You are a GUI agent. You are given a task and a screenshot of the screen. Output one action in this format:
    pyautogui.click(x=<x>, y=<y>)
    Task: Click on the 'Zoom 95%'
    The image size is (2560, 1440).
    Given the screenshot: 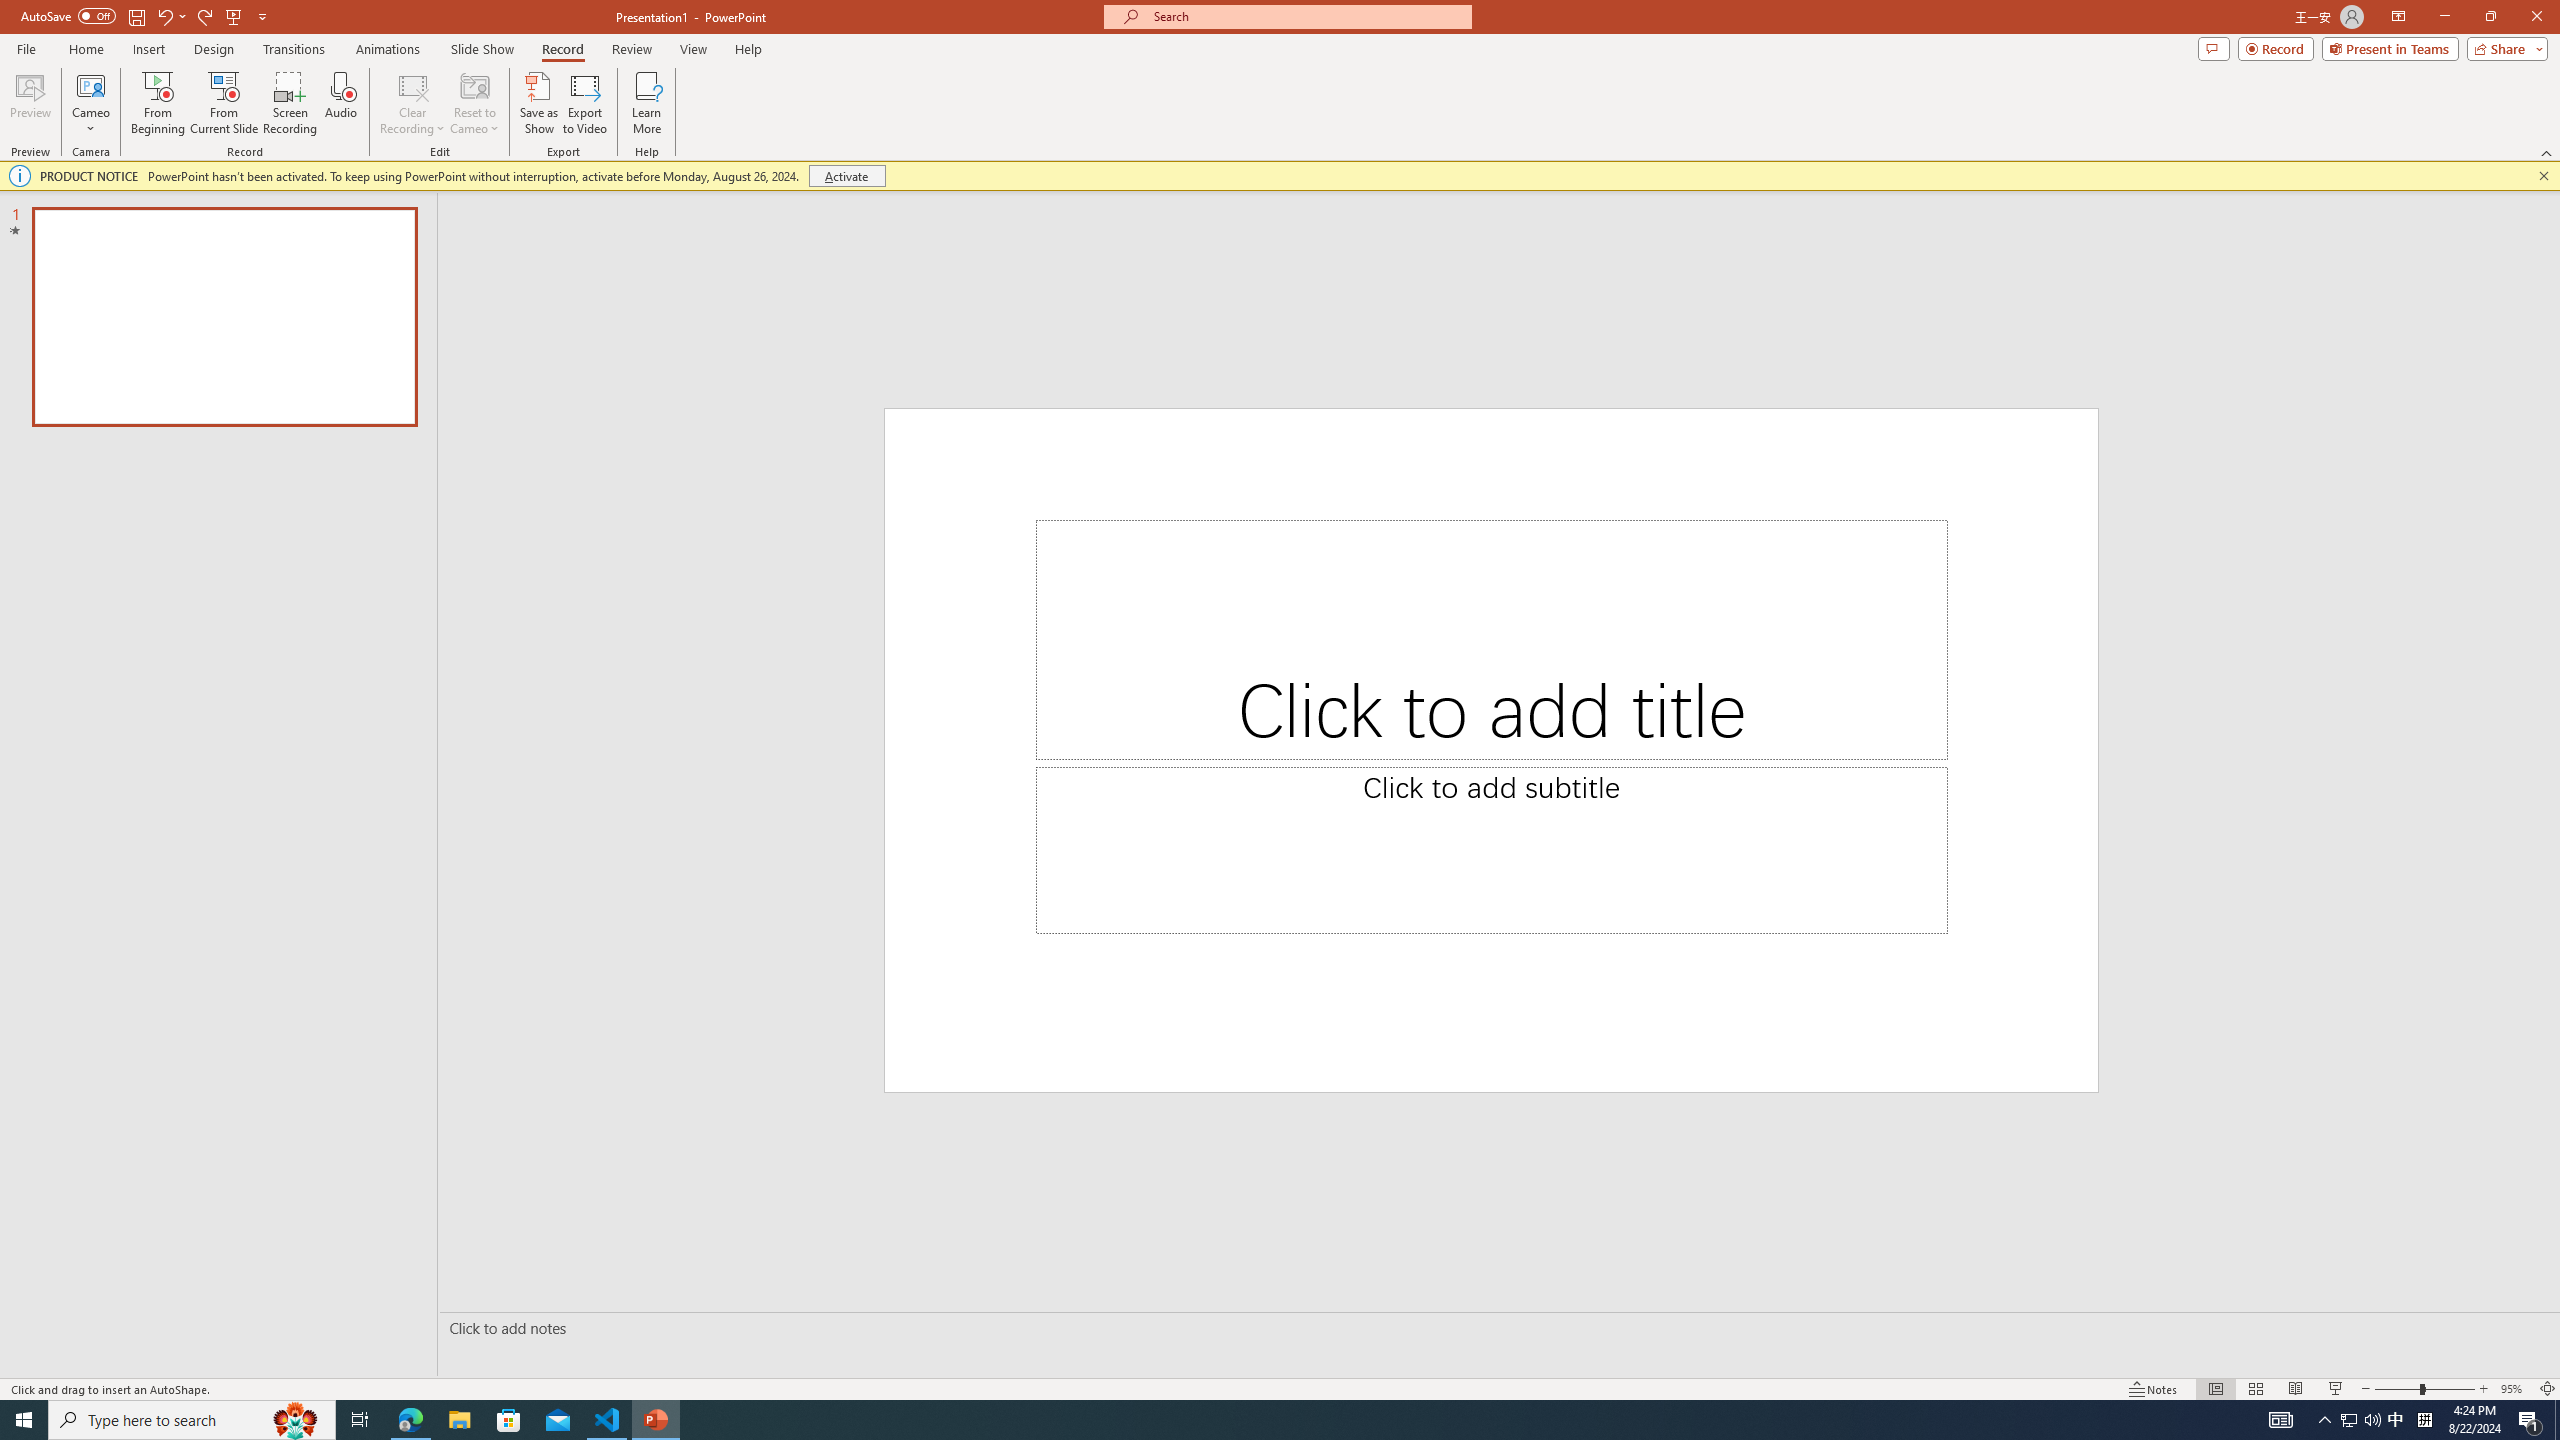 What is the action you would take?
    pyautogui.click(x=2515, y=1389)
    